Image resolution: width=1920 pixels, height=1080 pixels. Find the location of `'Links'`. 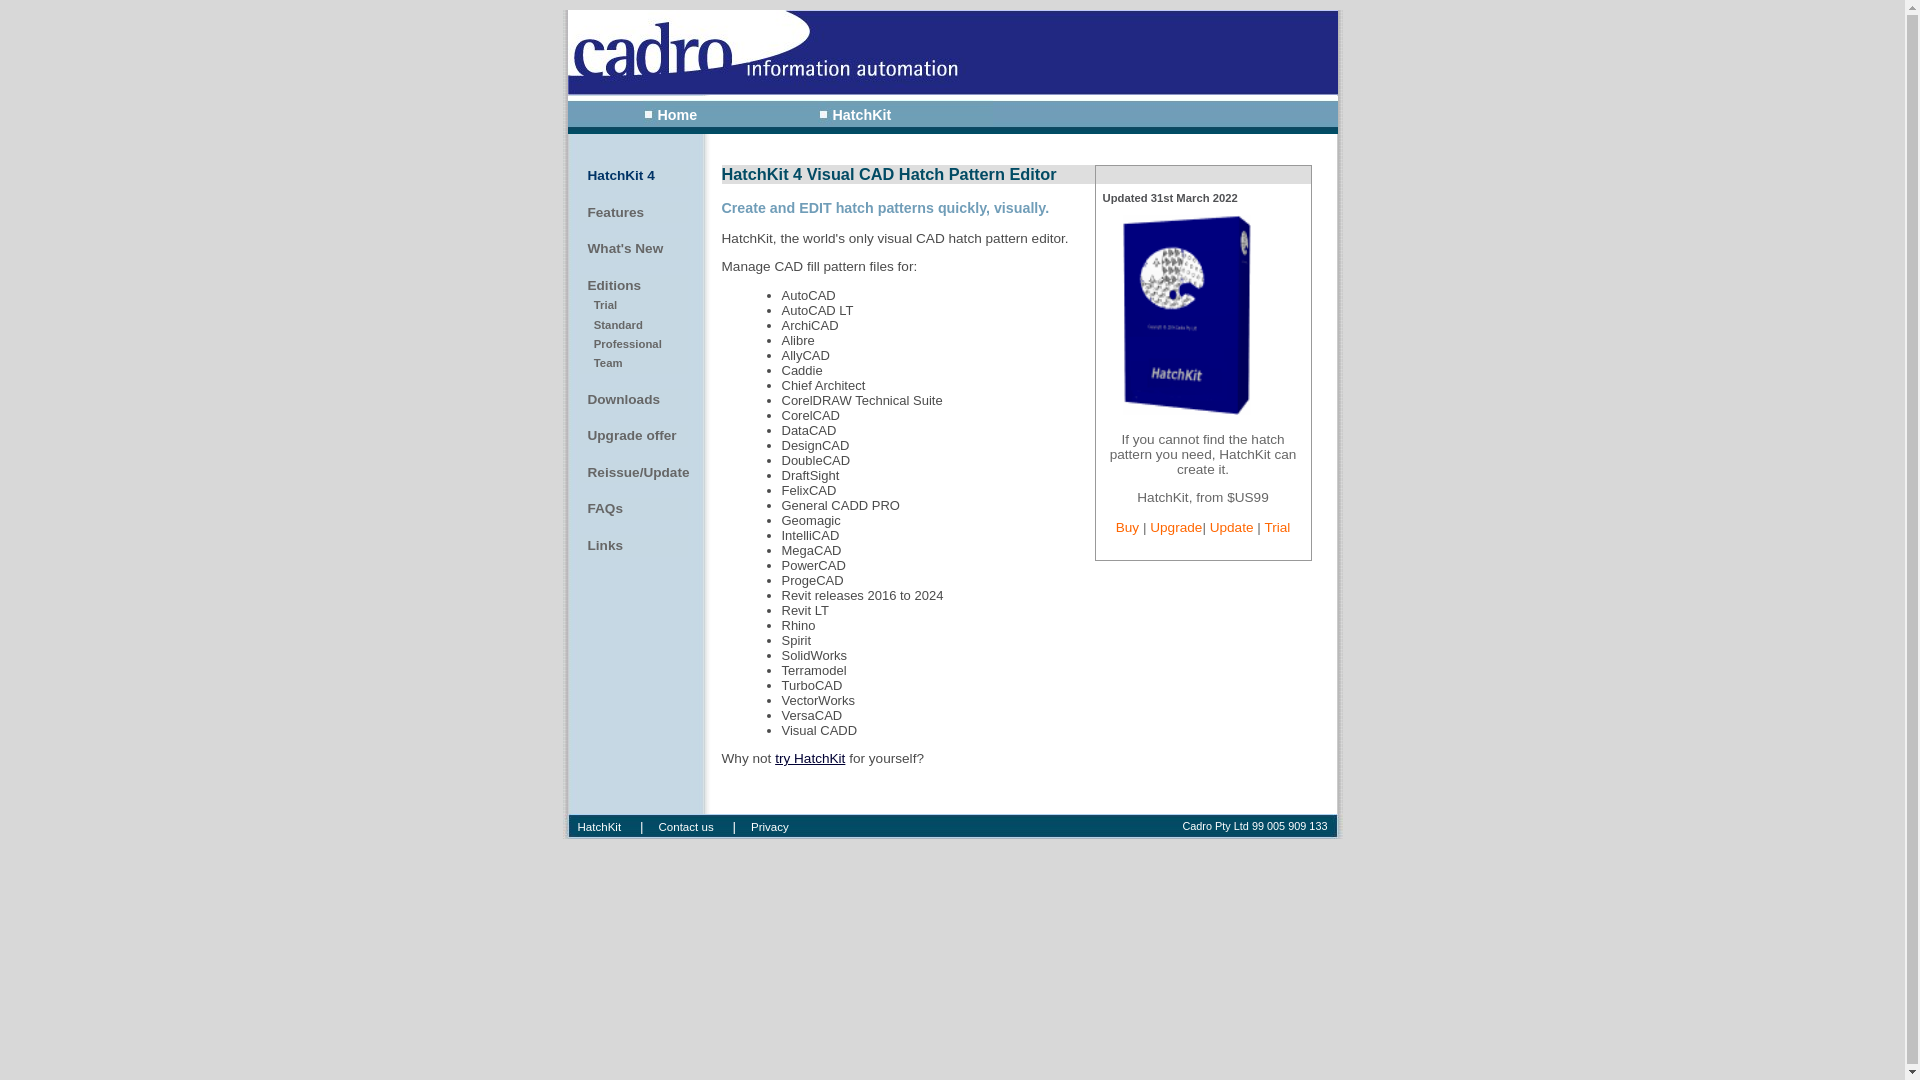

'Links' is located at coordinates (632, 546).